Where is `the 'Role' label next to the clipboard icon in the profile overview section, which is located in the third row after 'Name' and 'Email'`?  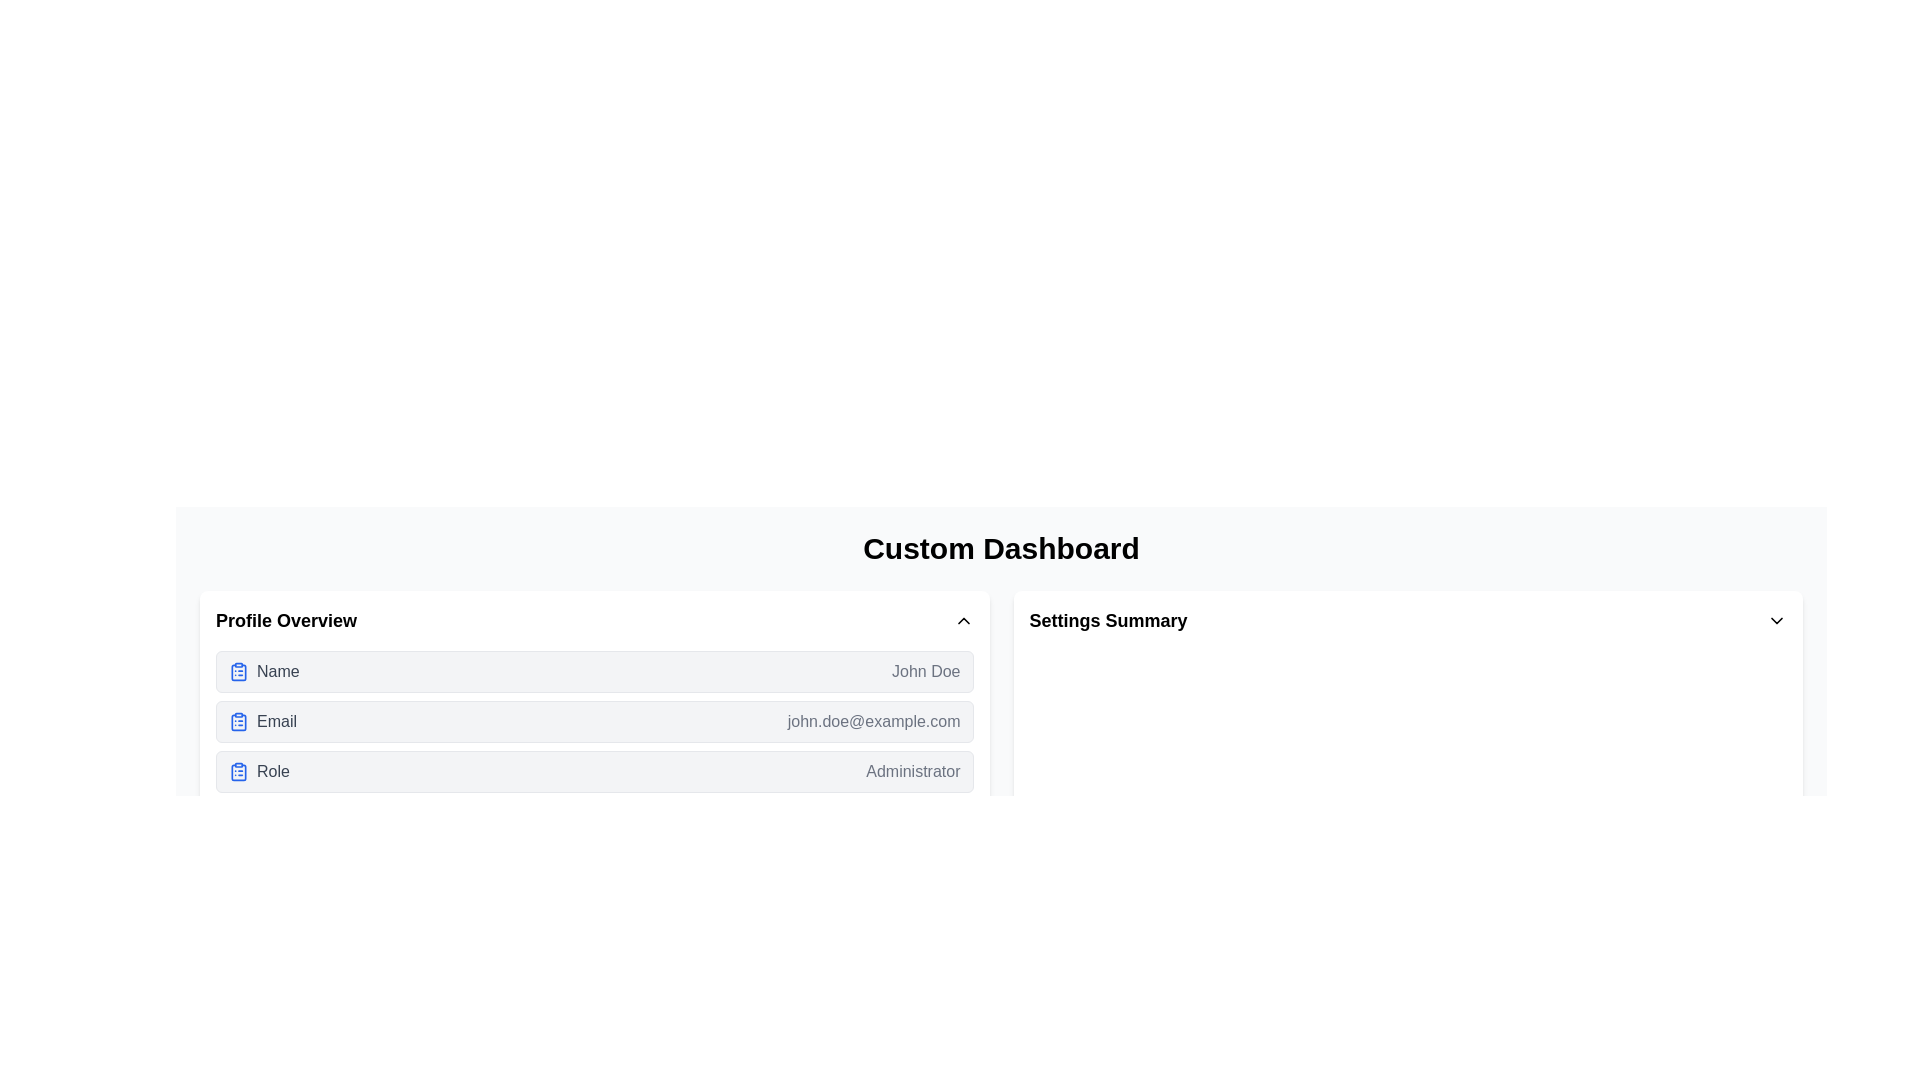
the 'Role' label next to the clipboard icon in the profile overview section, which is located in the third row after 'Name' and 'Email' is located at coordinates (258, 770).